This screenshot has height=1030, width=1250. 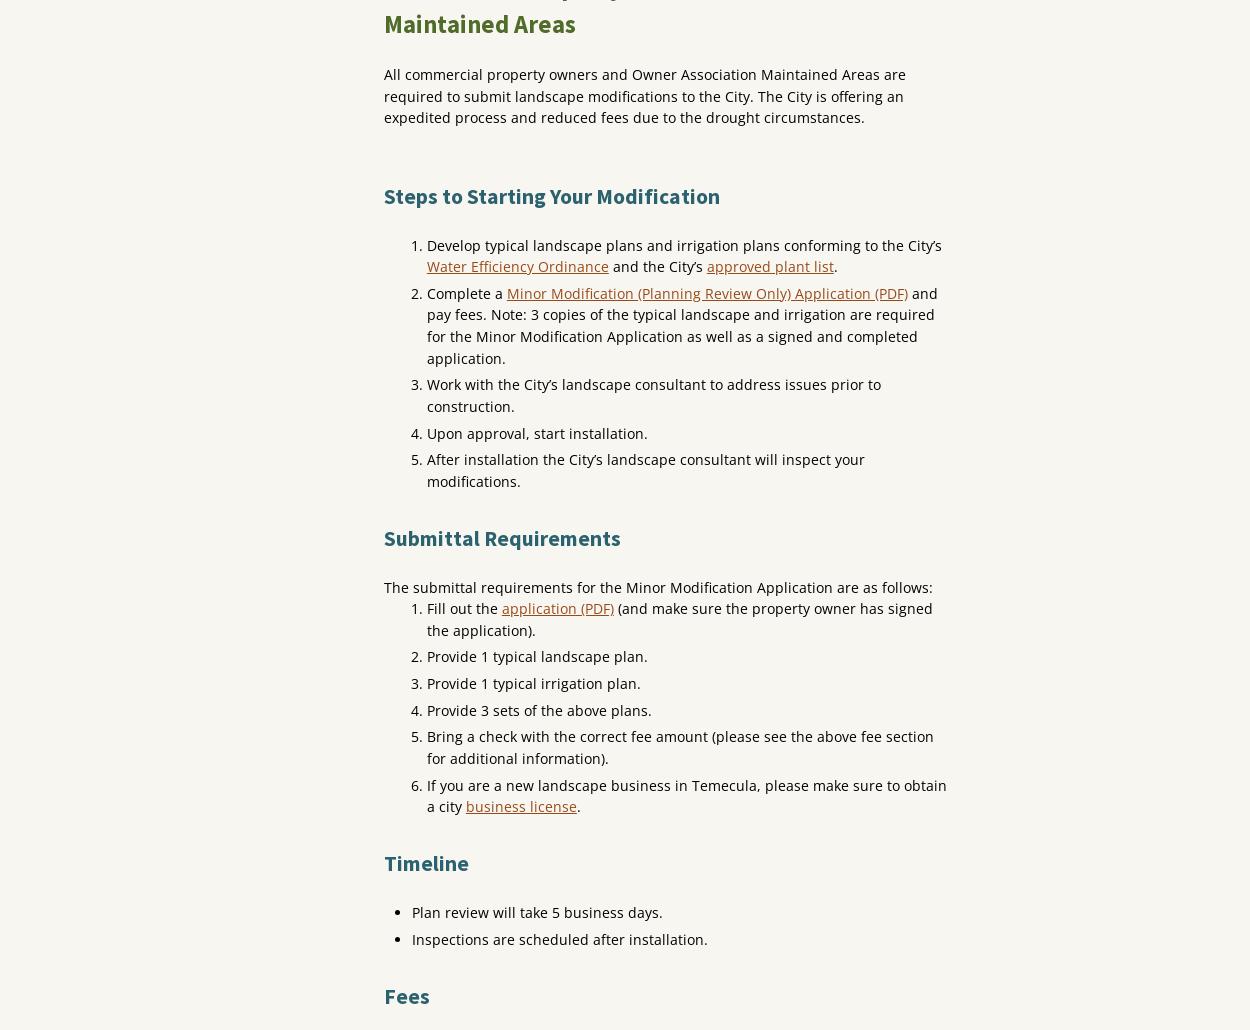 I want to click on 'Minor Modification (Planning Review Only) Application (PDF)', so click(x=705, y=291).